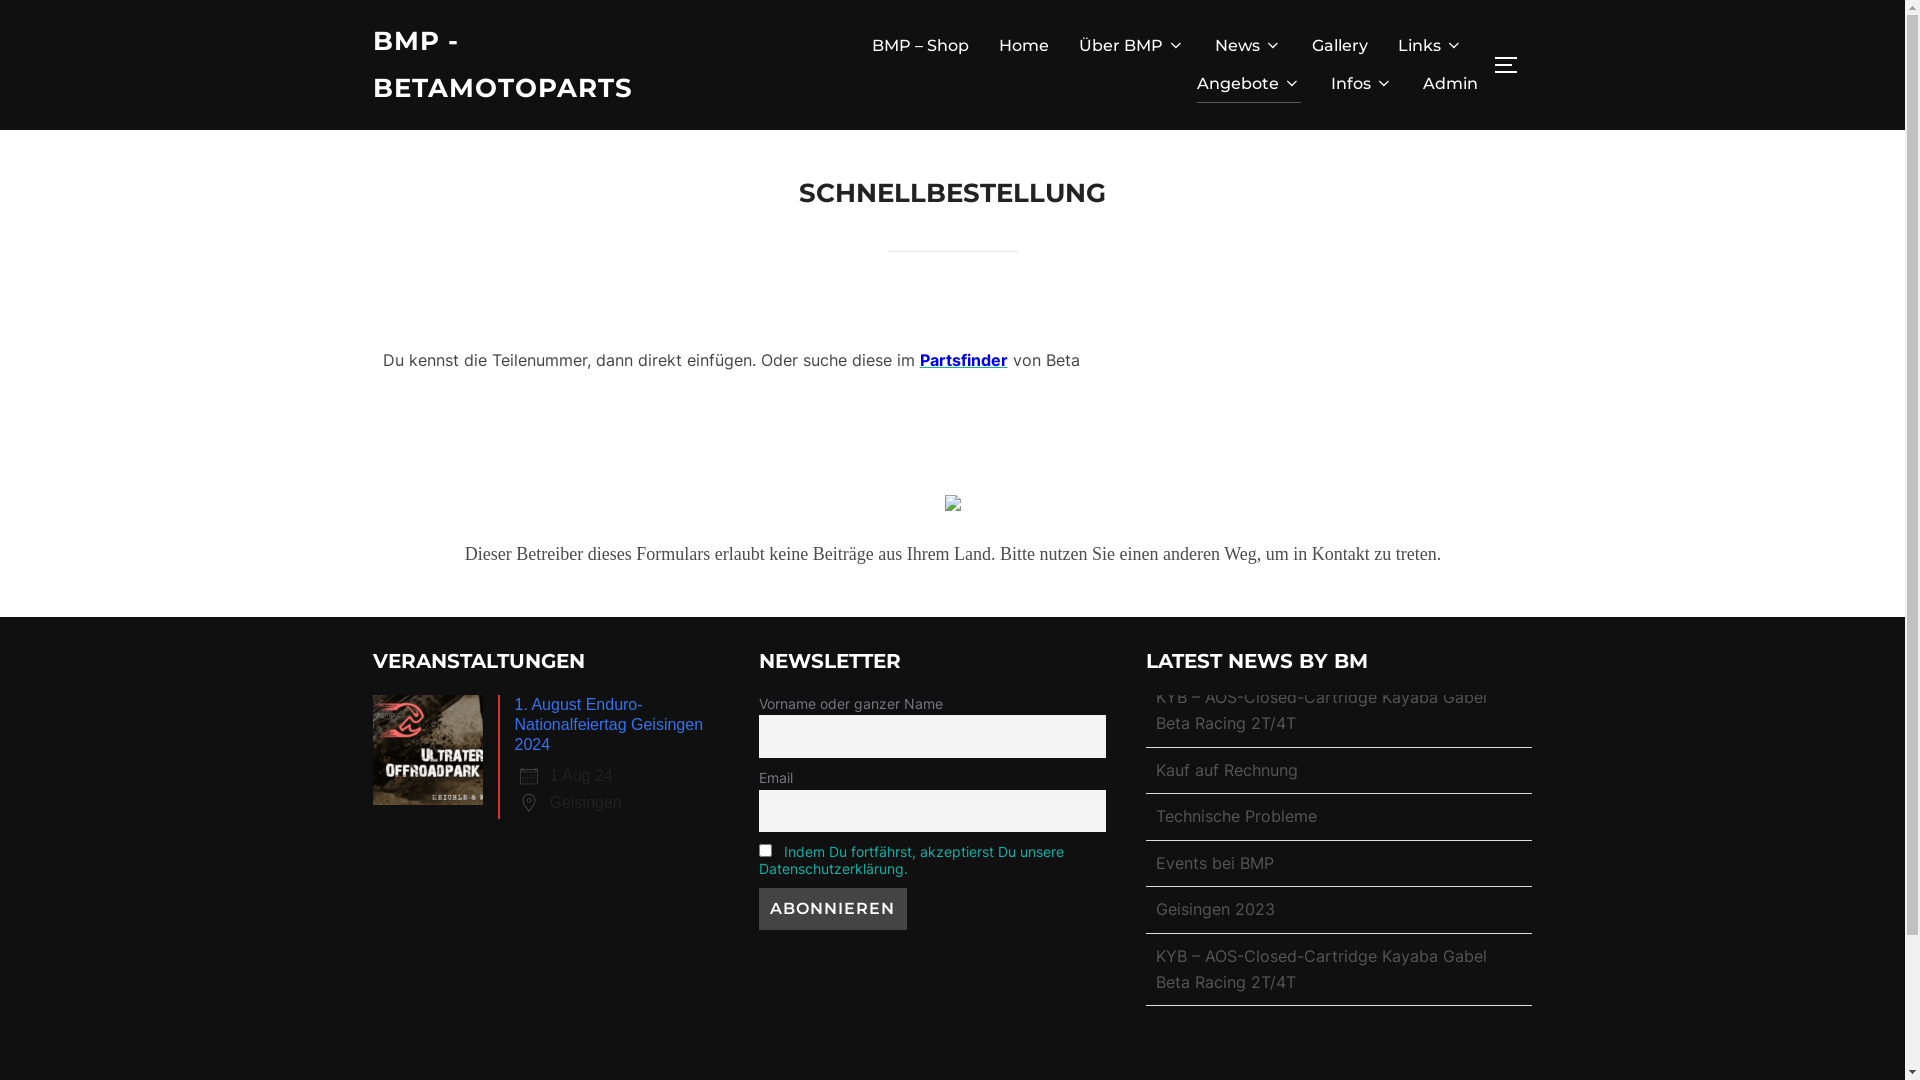 Image resolution: width=1920 pixels, height=1080 pixels. I want to click on 'Links', so click(1429, 45).